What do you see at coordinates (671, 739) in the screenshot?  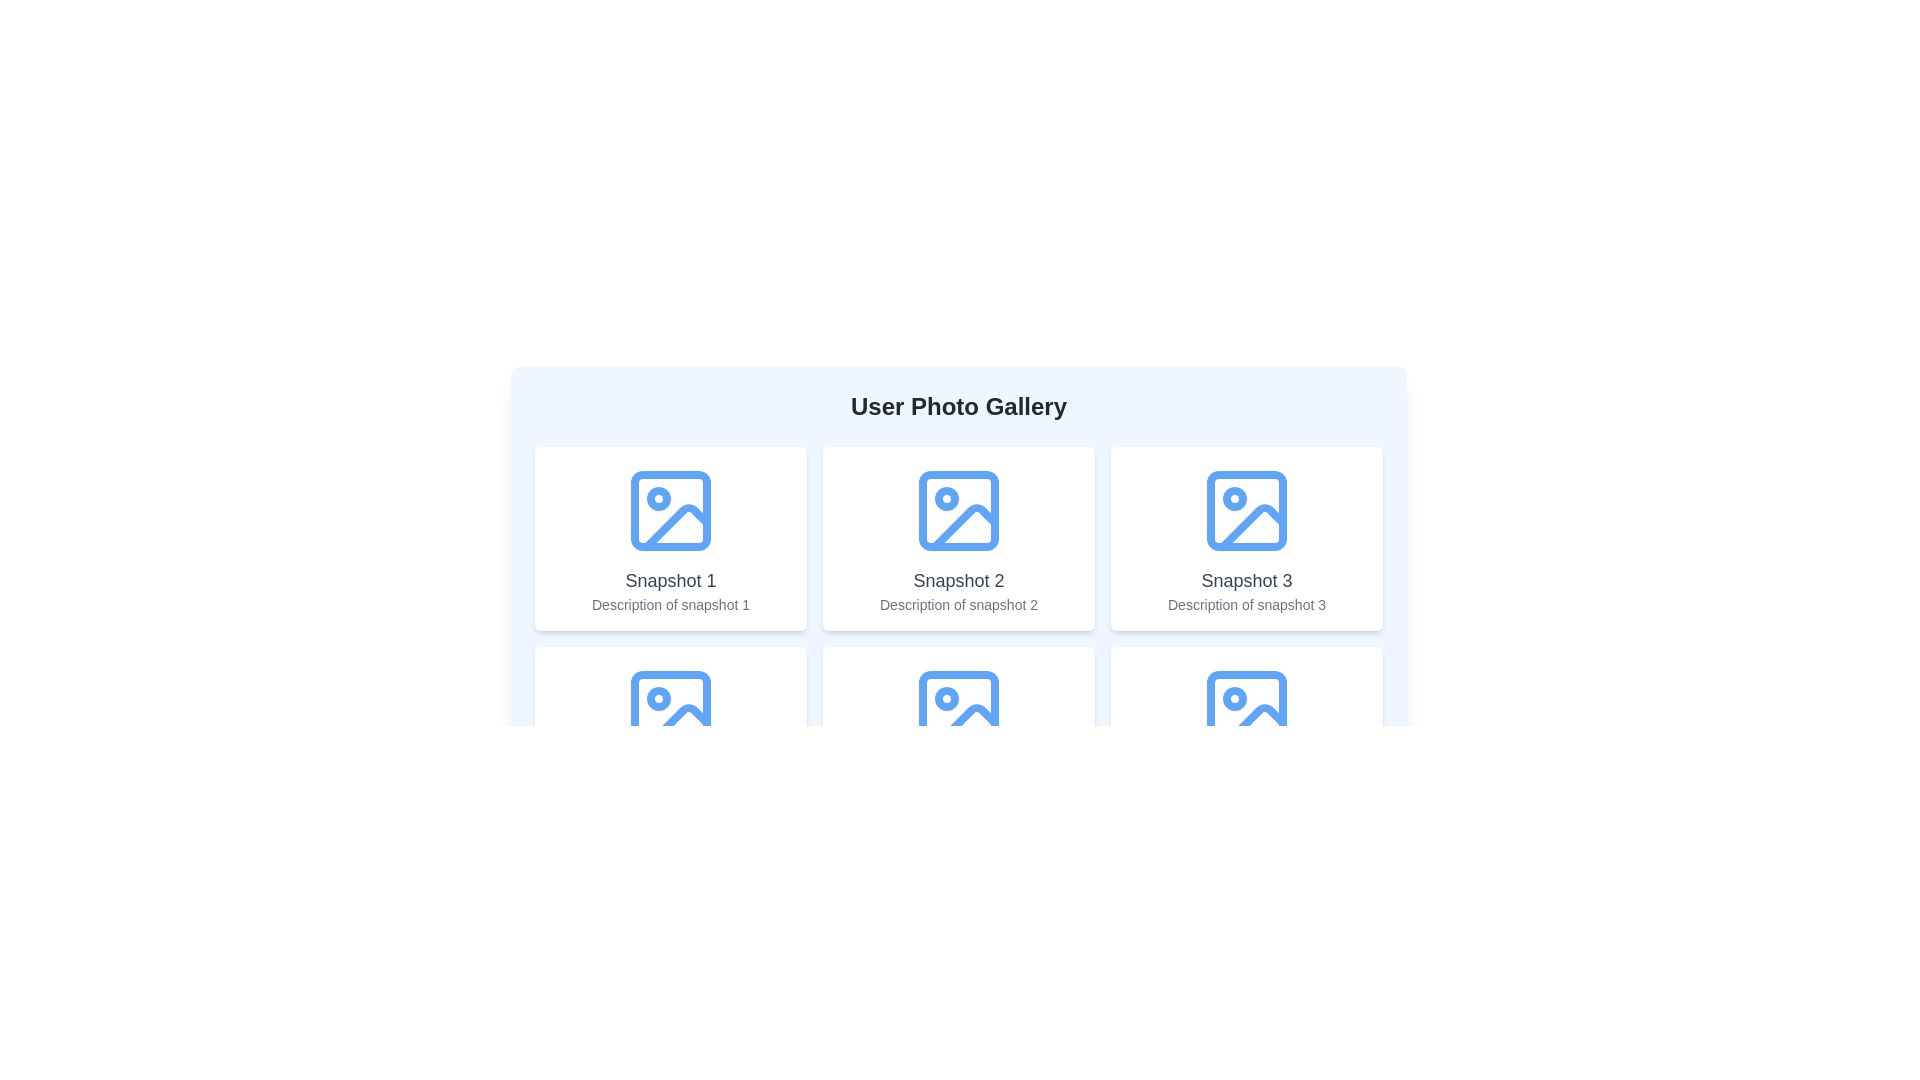 I see `the Card located in the second row, first column of the gallery layout` at bounding box center [671, 739].